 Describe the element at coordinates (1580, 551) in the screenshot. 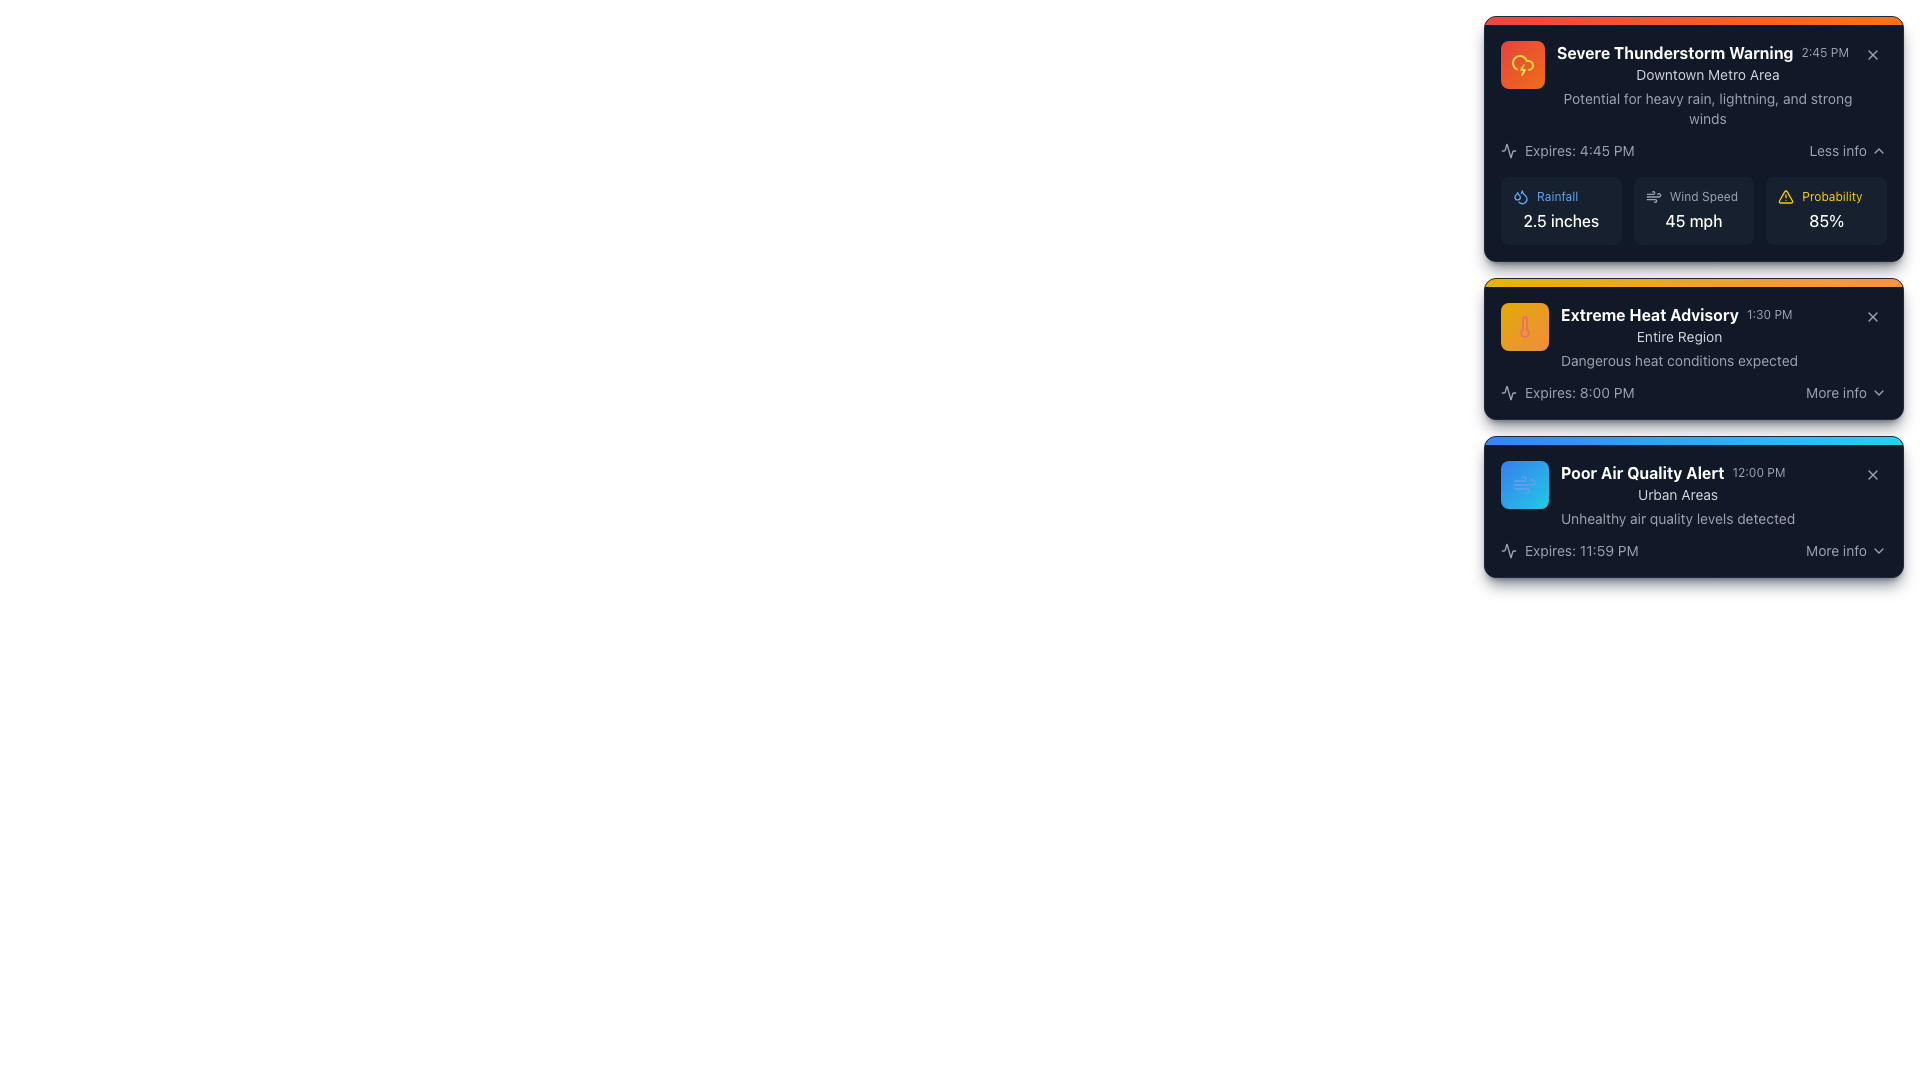

I see `expiration time from the Text Label that says 'Expires: 11:59 PM', which is styled with a dark background and light-colored text, located within the 'Poor Air Quality Alert' card` at that location.